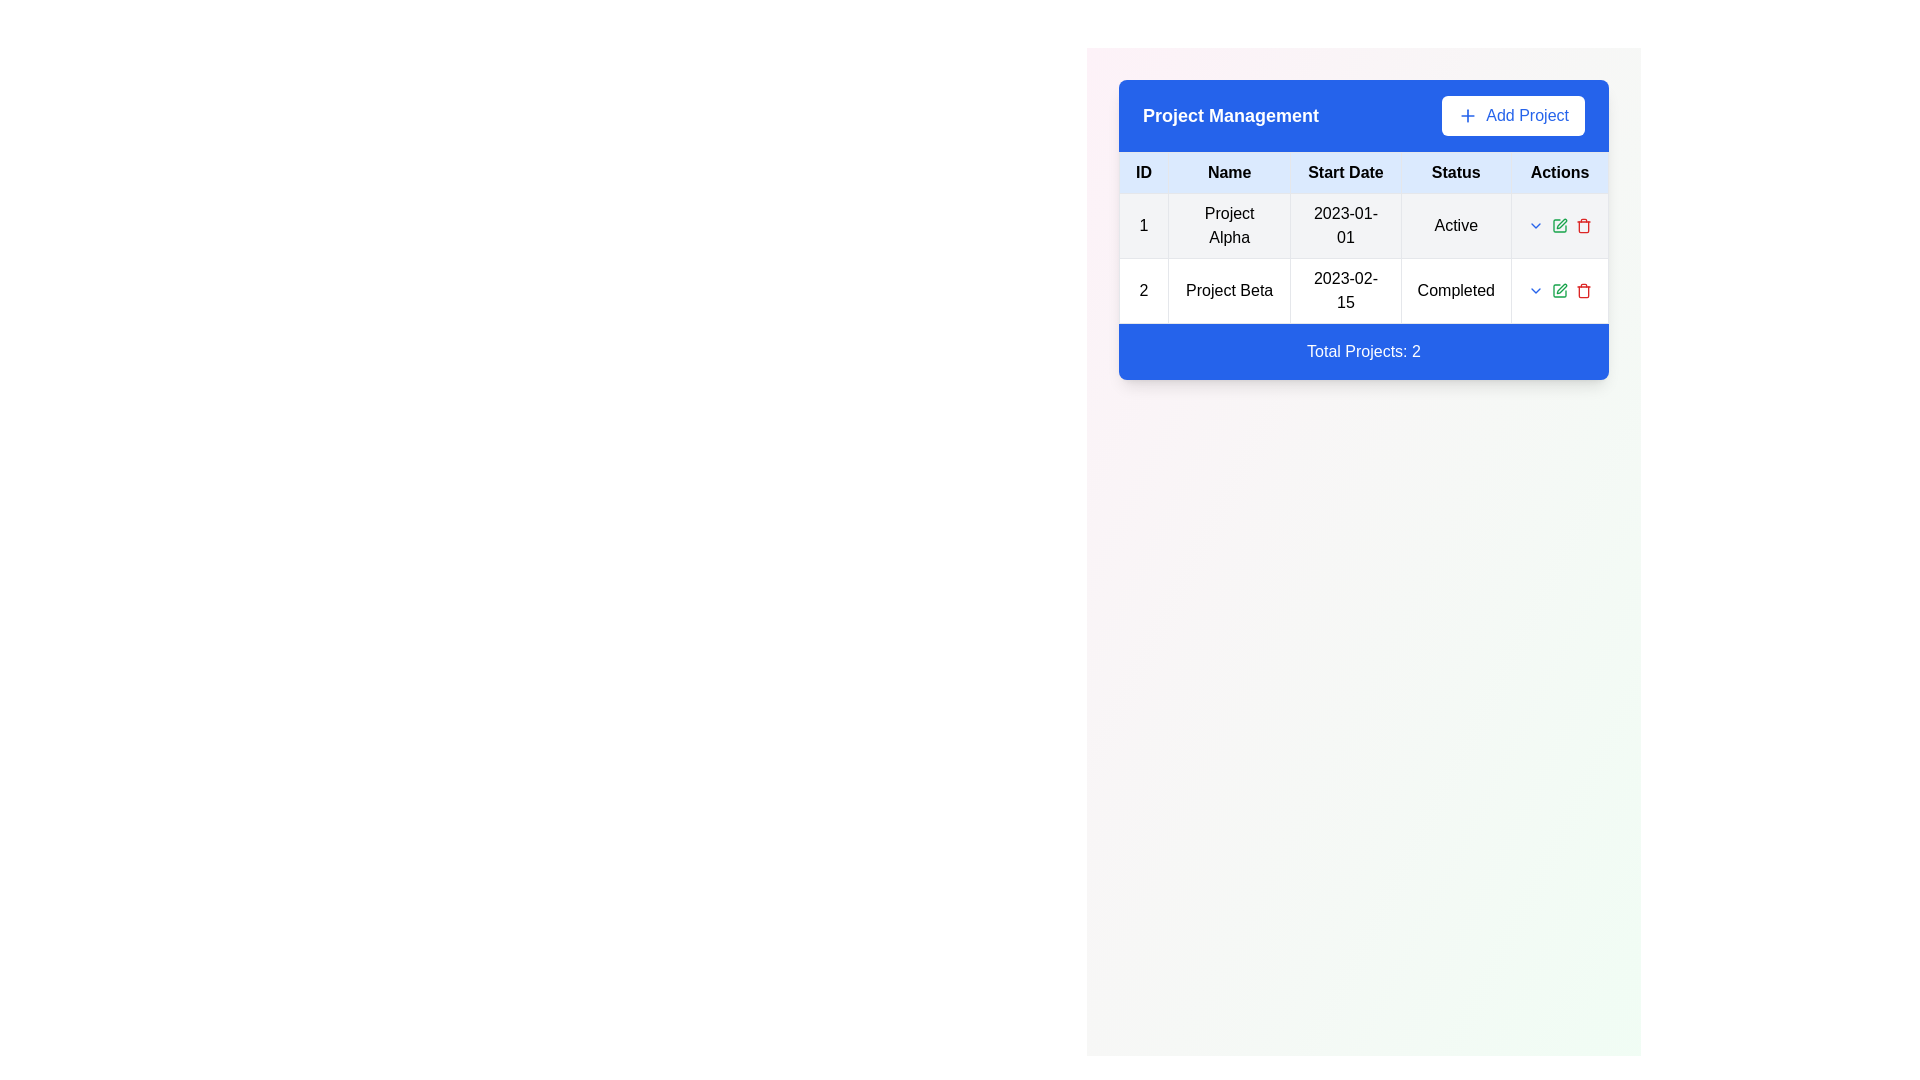 The width and height of the screenshot is (1920, 1080). I want to click on the Table Header labeled 'Name', which is the second column header in a table with five columns, located between 'ID' and 'Start Date' headers, and displayed in bold black font on a light blue background, so click(1228, 172).